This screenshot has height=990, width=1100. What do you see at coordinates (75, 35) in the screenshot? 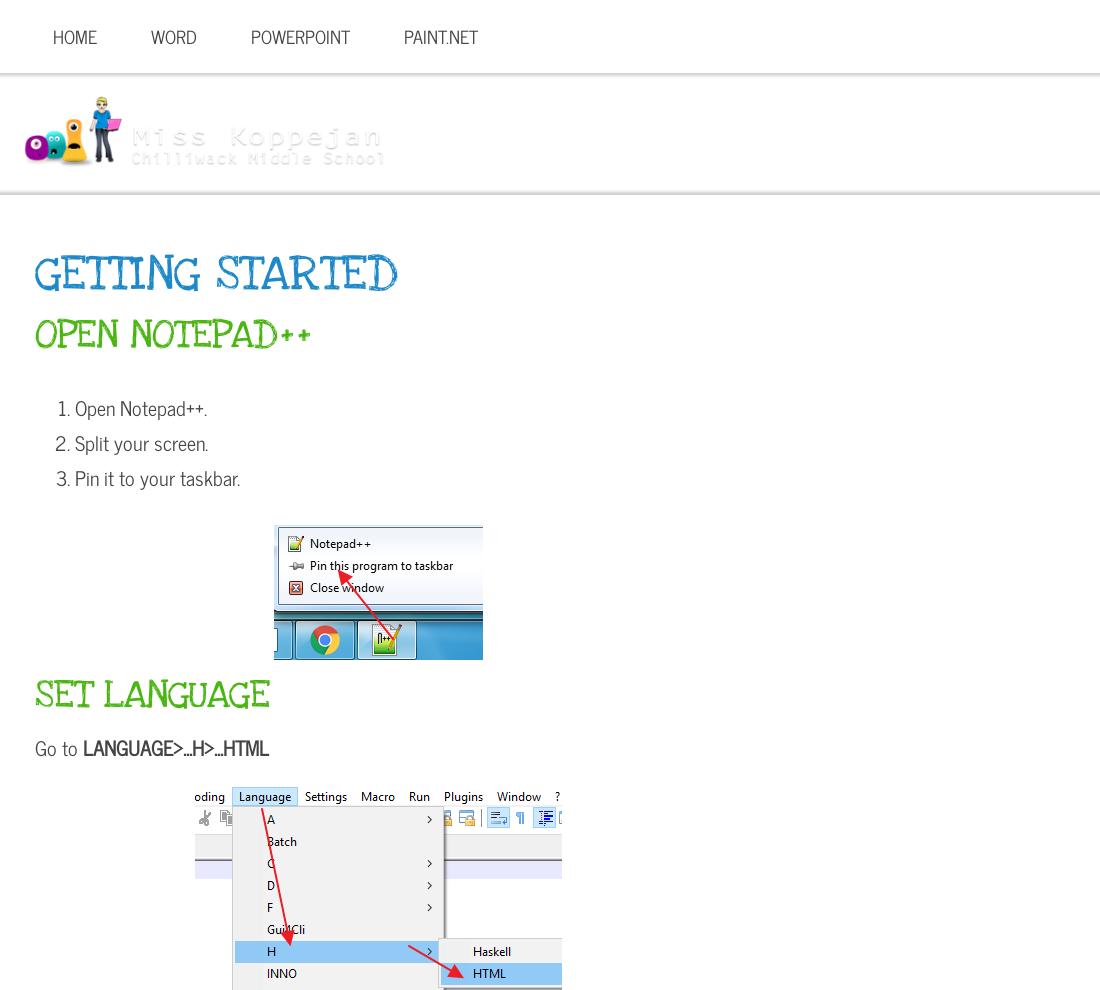
I see `'HOME'` at bounding box center [75, 35].